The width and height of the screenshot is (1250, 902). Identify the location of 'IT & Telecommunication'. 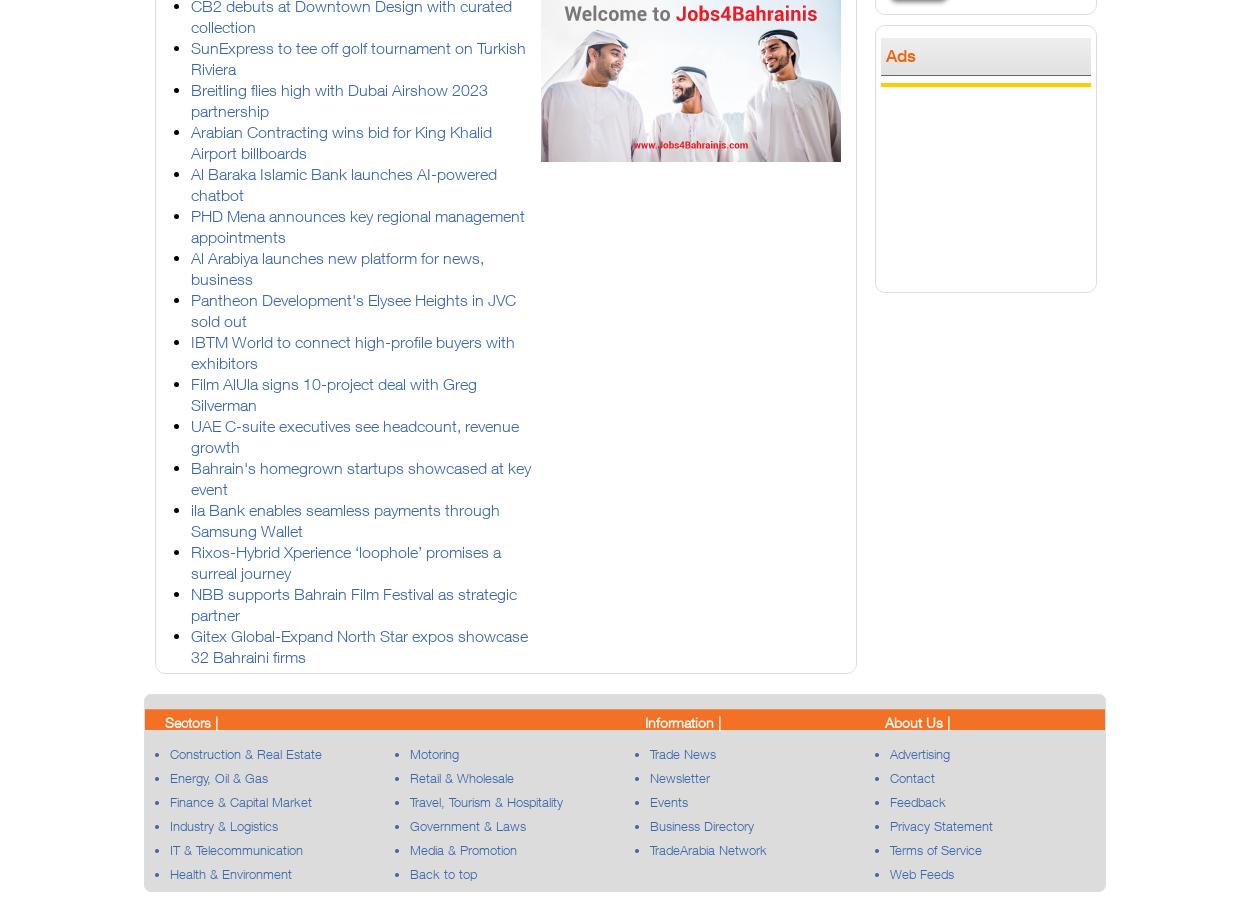
(235, 850).